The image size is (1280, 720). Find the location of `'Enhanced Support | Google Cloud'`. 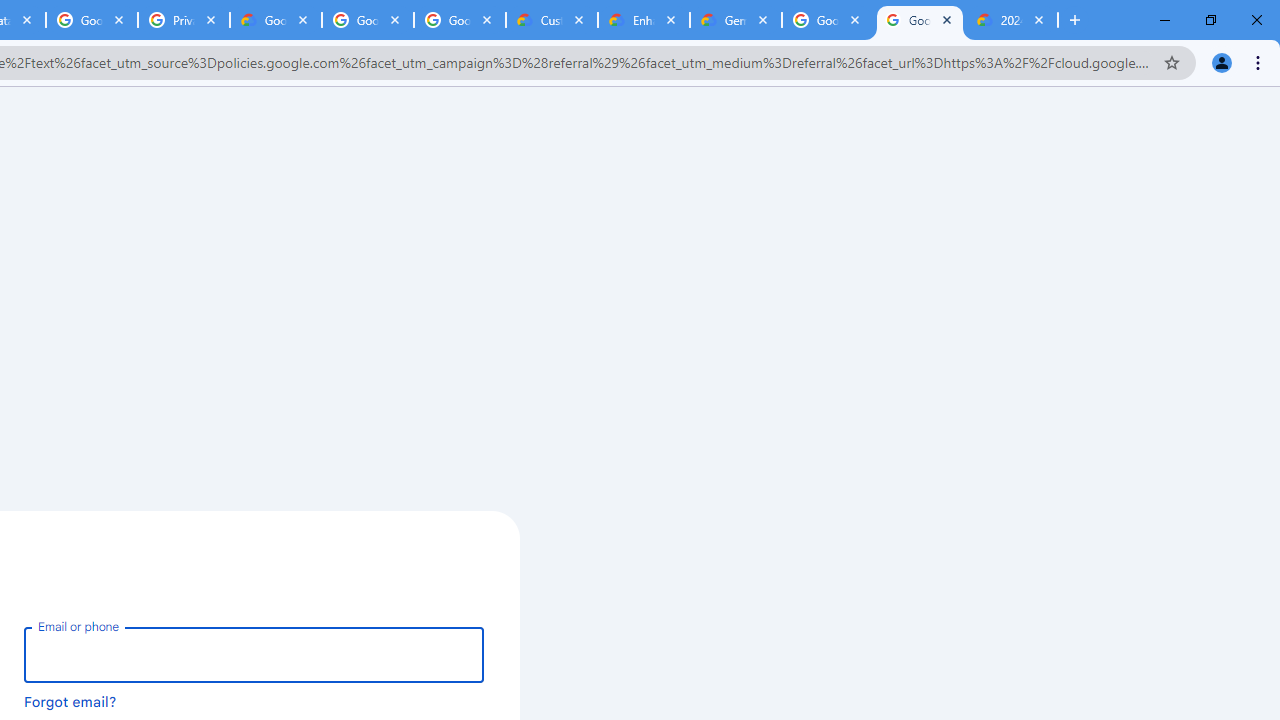

'Enhanced Support | Google Cloud' is located at coordinates (643, 20).